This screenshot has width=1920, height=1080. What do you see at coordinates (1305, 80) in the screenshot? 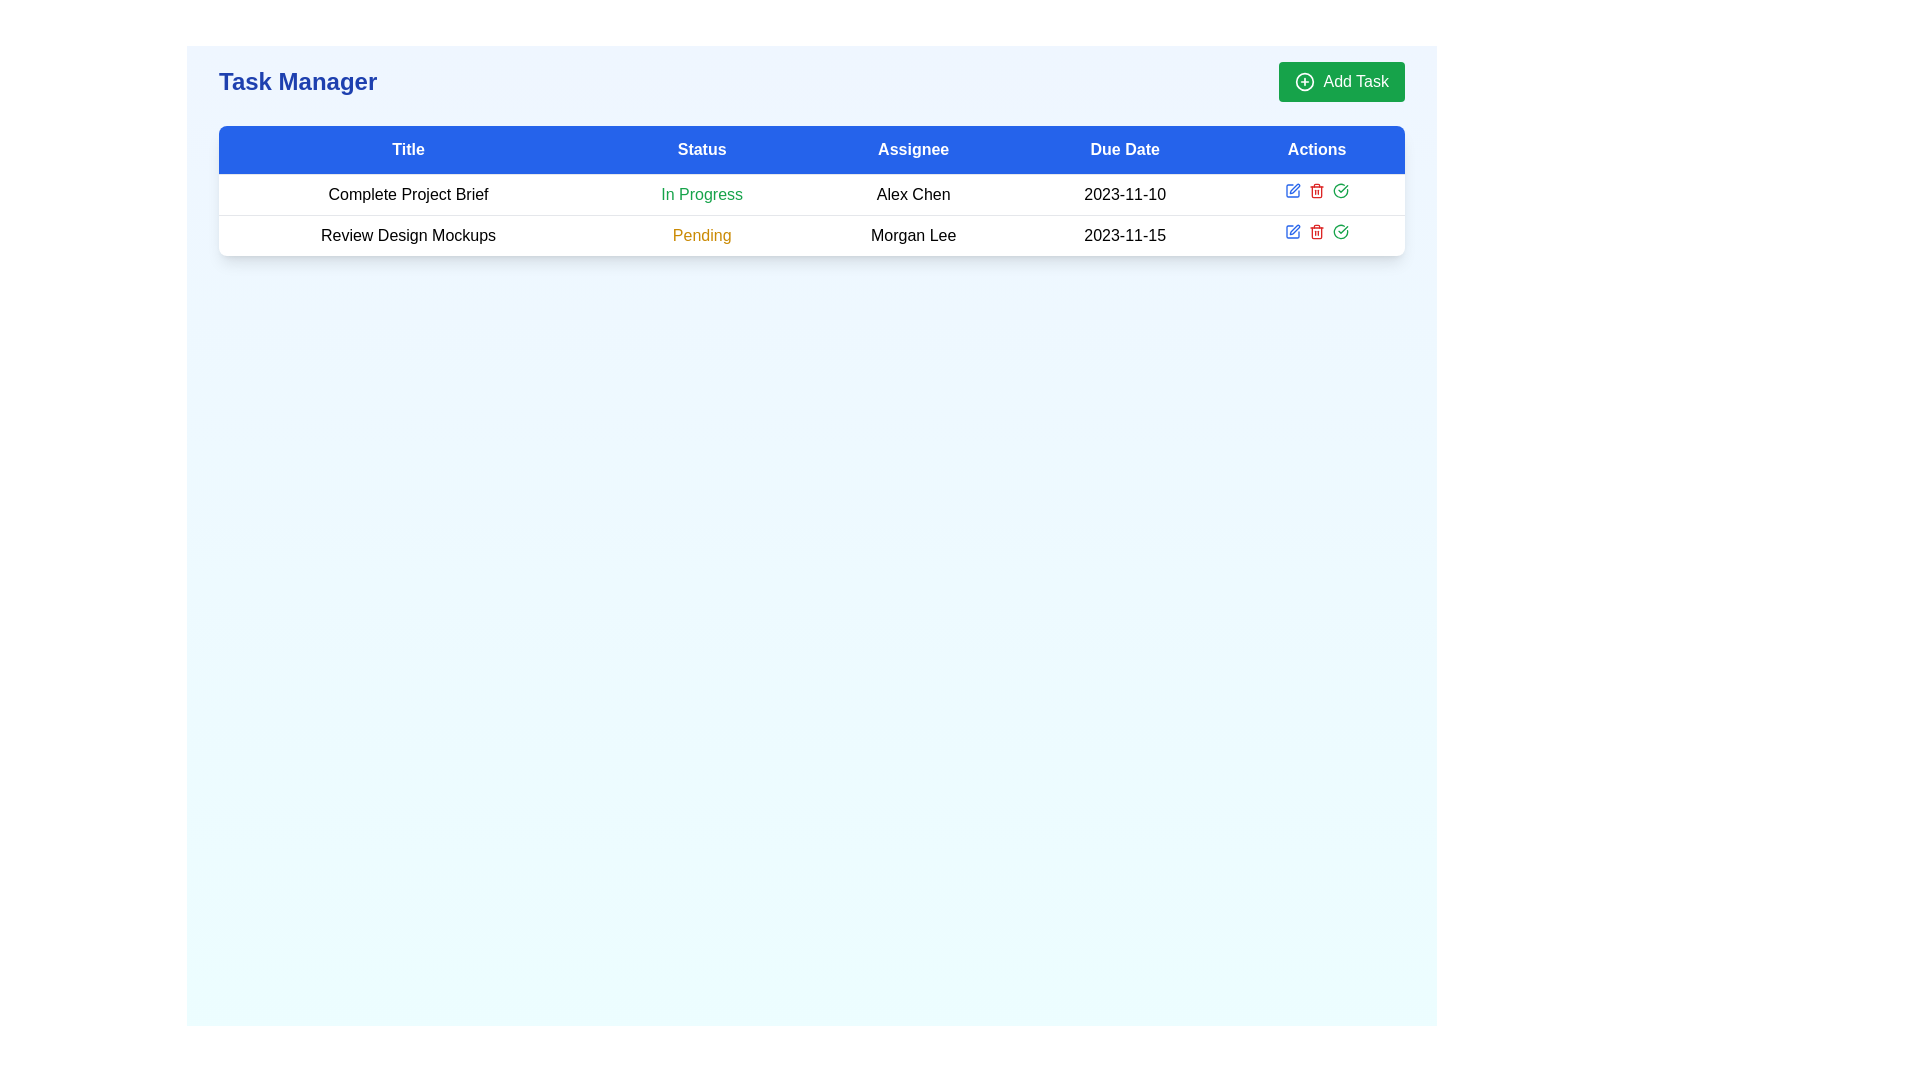
I see `the 'Add Task' button, which is visually represented by an SVG circle as part of a plus sign icon located in the top right corner of the interface` at bounding box center [1305, 80].